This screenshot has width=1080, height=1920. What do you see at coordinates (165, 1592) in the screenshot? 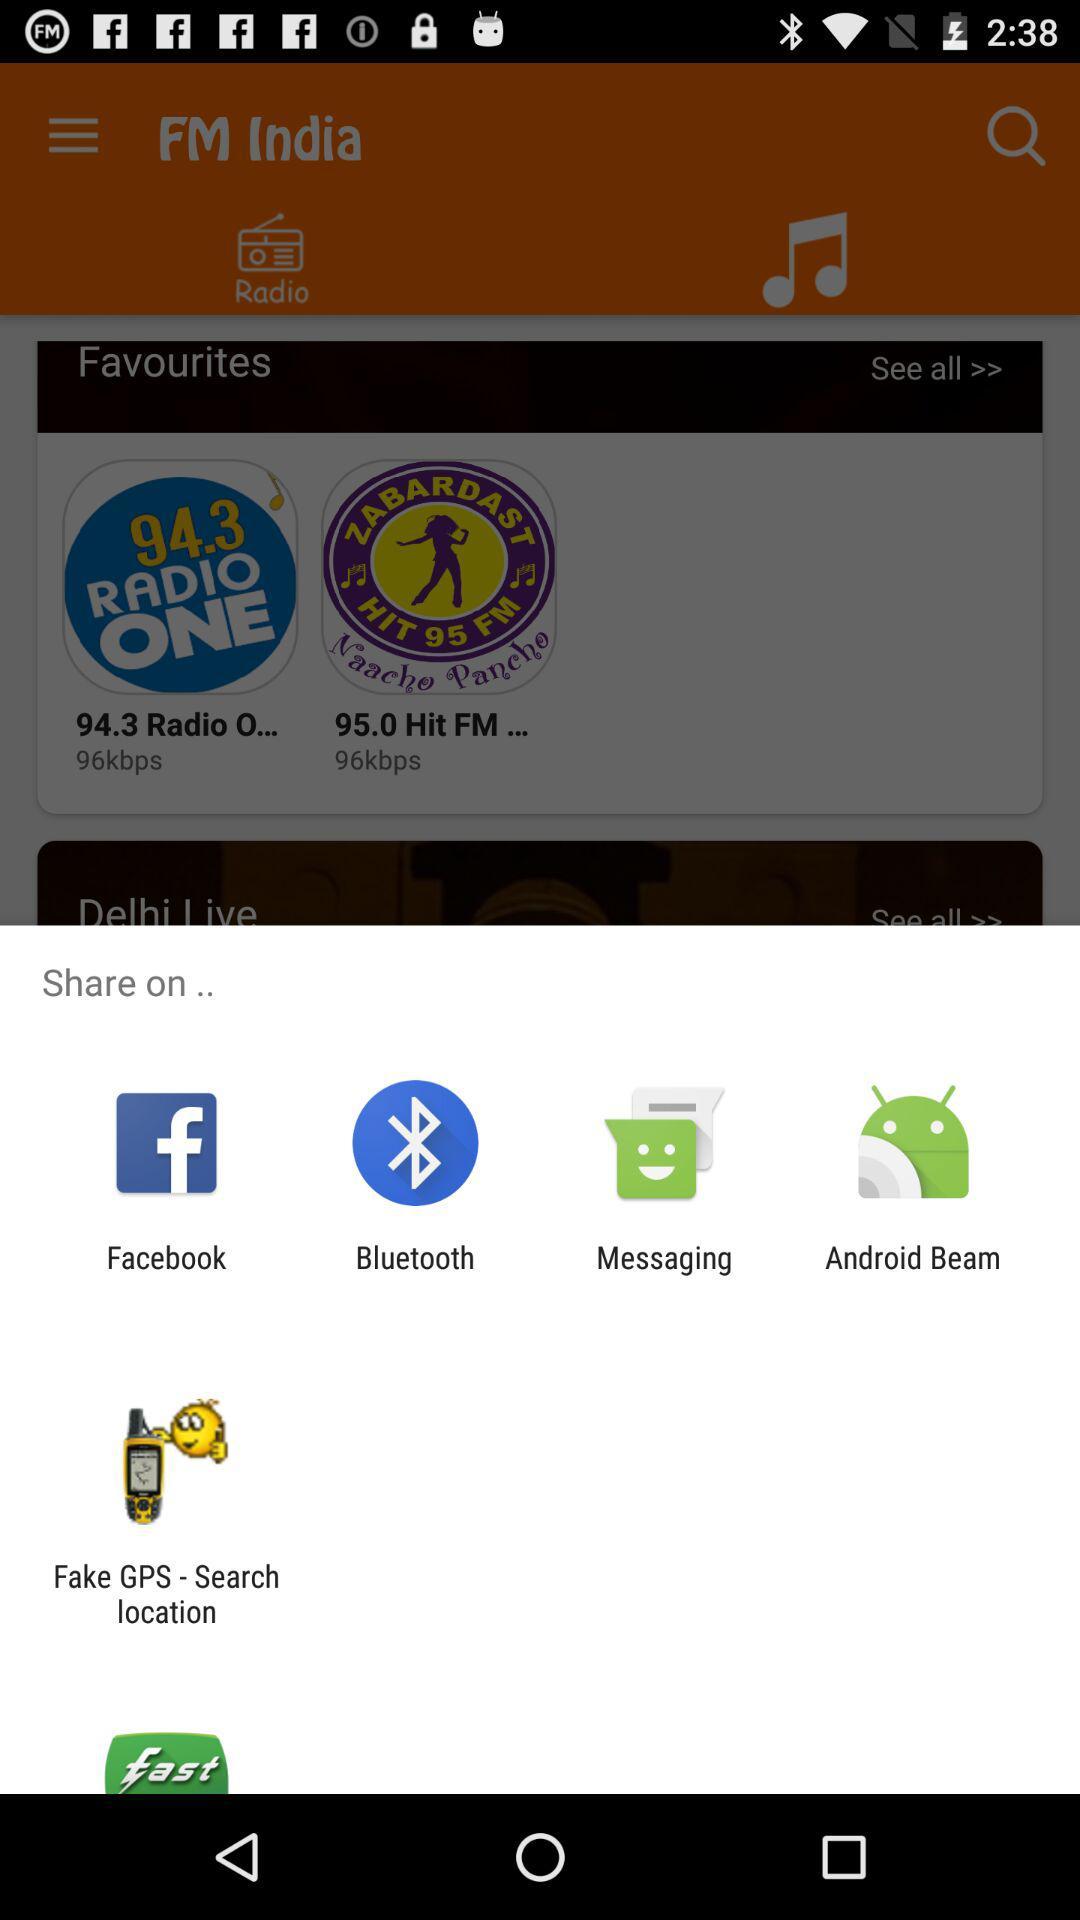
I see `fake gps search item` at bounding box center [165, 1592].